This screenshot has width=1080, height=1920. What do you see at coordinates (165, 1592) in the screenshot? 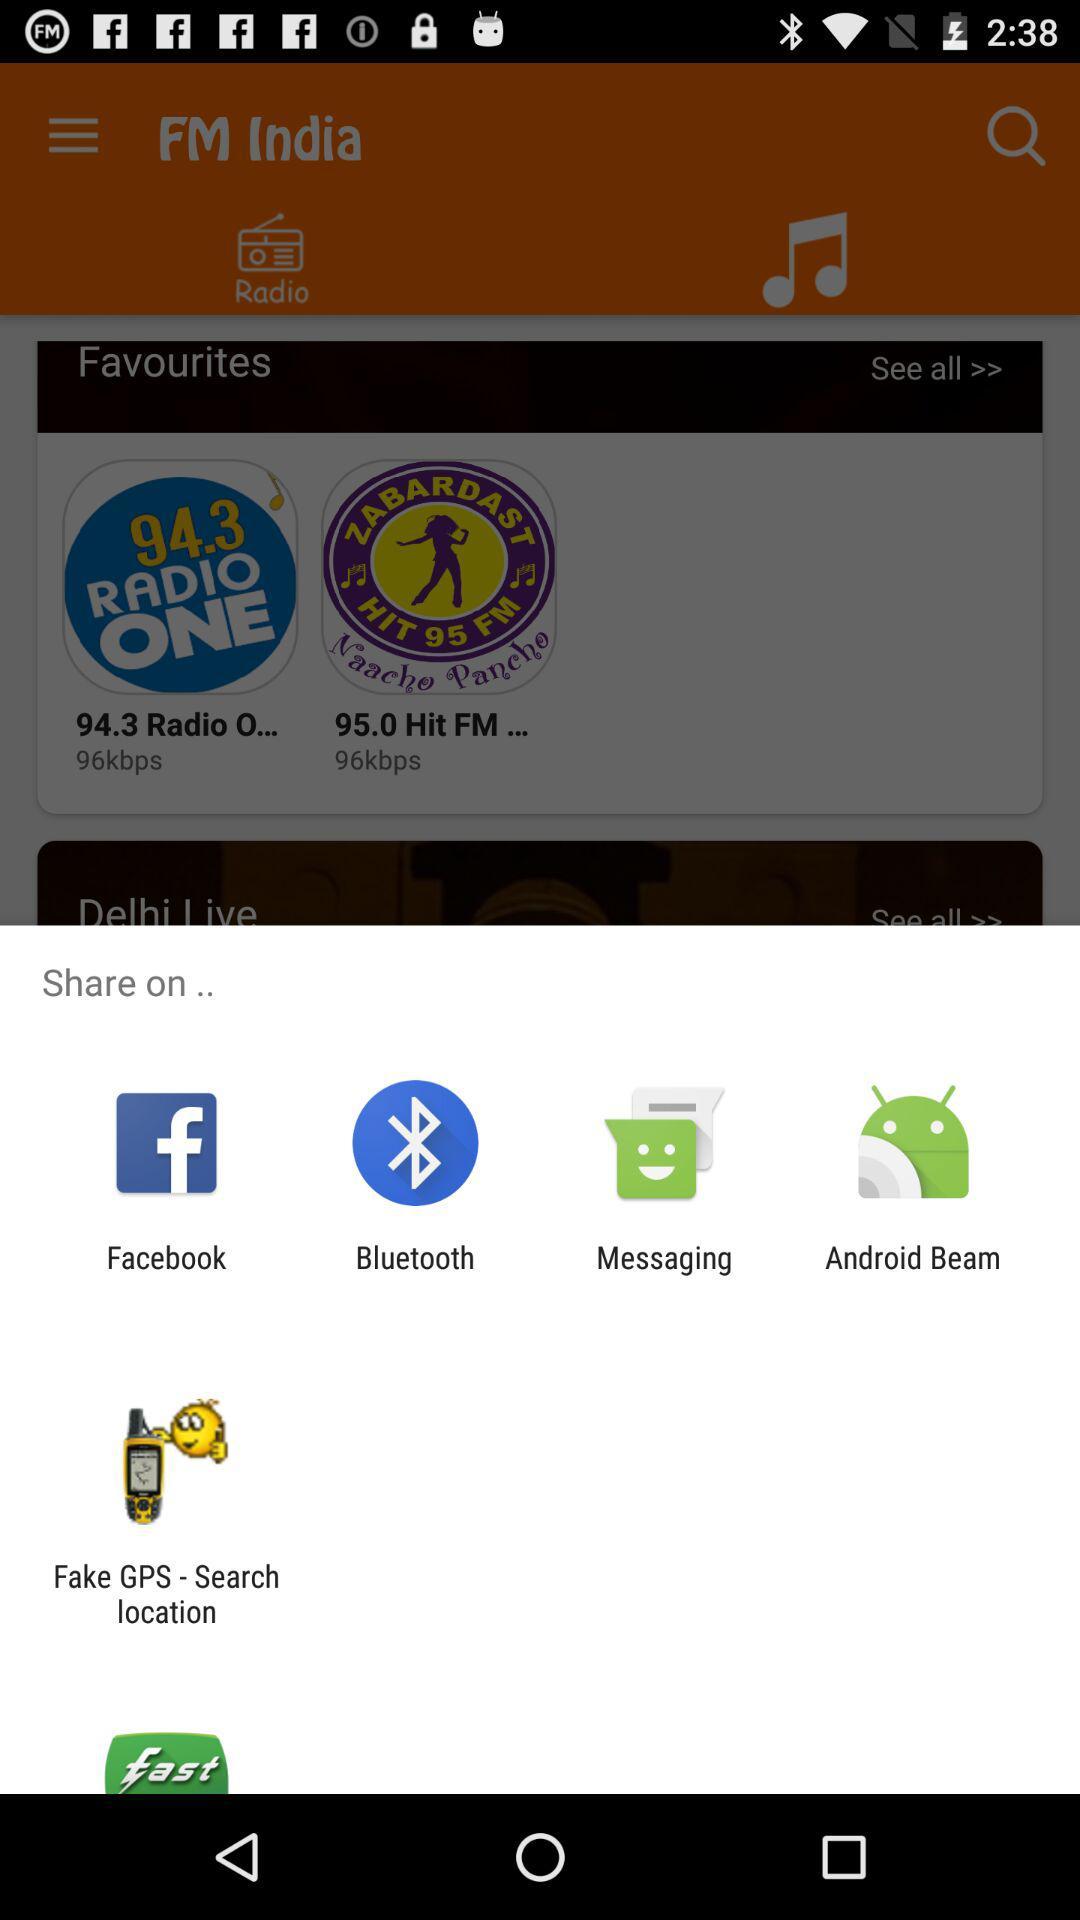
I see `fake gps search item` at bounding box center [165, 1592].